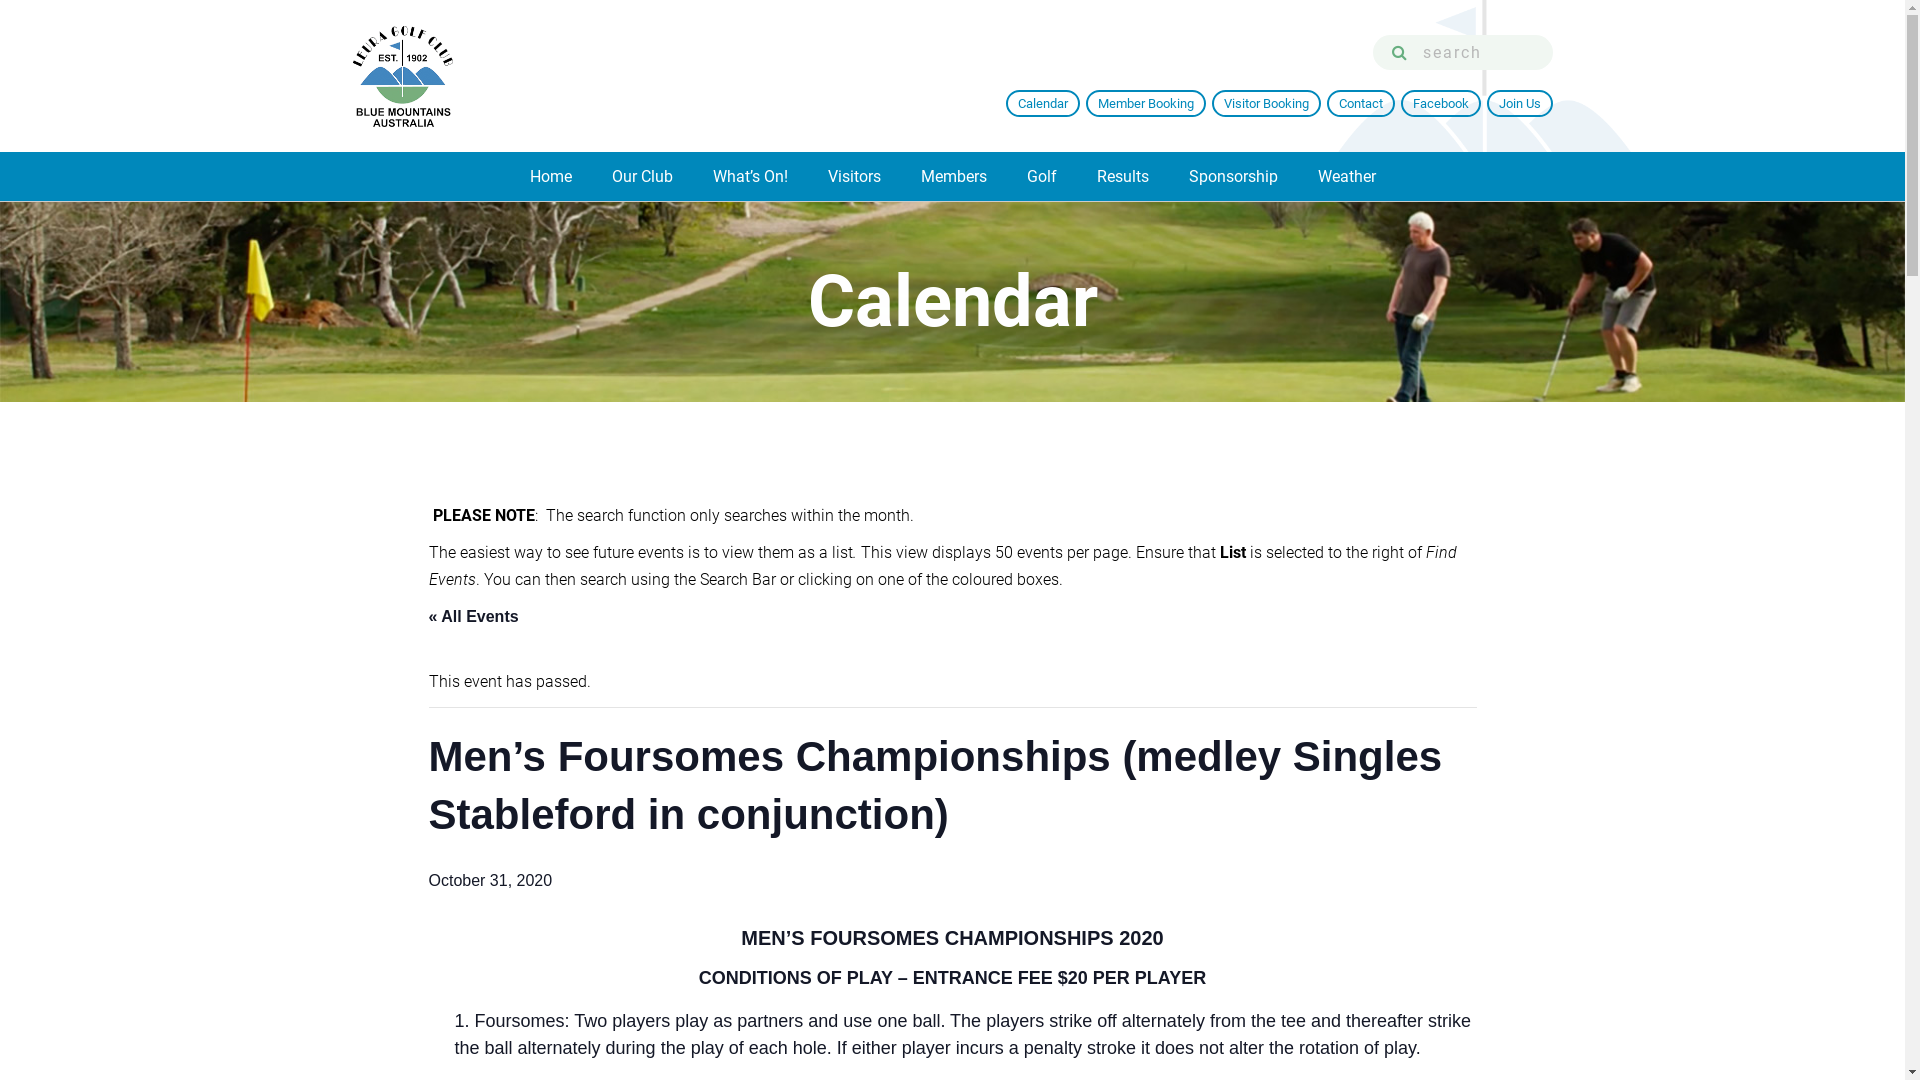 Image resolution: width=1920 pixels, height=1080 pixels. Describe the element at coordinates (590, 175) in the screenshot. I see `'Our Club'` at that location.